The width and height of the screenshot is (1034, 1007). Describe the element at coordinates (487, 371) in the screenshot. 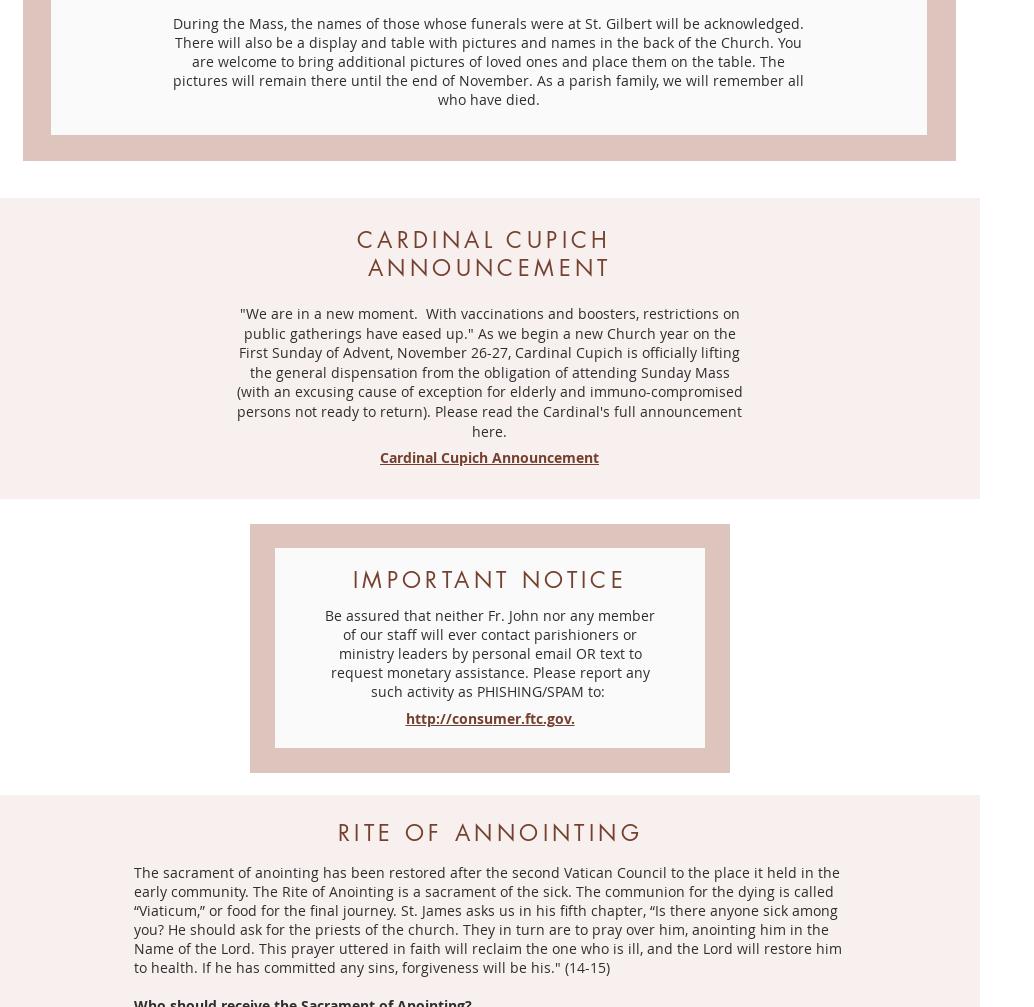

I see `'"We are in a new moment.  With vaccinations and boosters, restrictions on public gatherings have eased up." As we begin a new Church year on the First Sunday of Advent, November 26-27, Cardinal Cupich is officially lifting the general dispensation from the obligation of attending Sunday Mass (with an excusing cause of exception for elderly and immuno-compromised persons not ready to return). Please read the Cardinal's full announcement here.'` at that location.